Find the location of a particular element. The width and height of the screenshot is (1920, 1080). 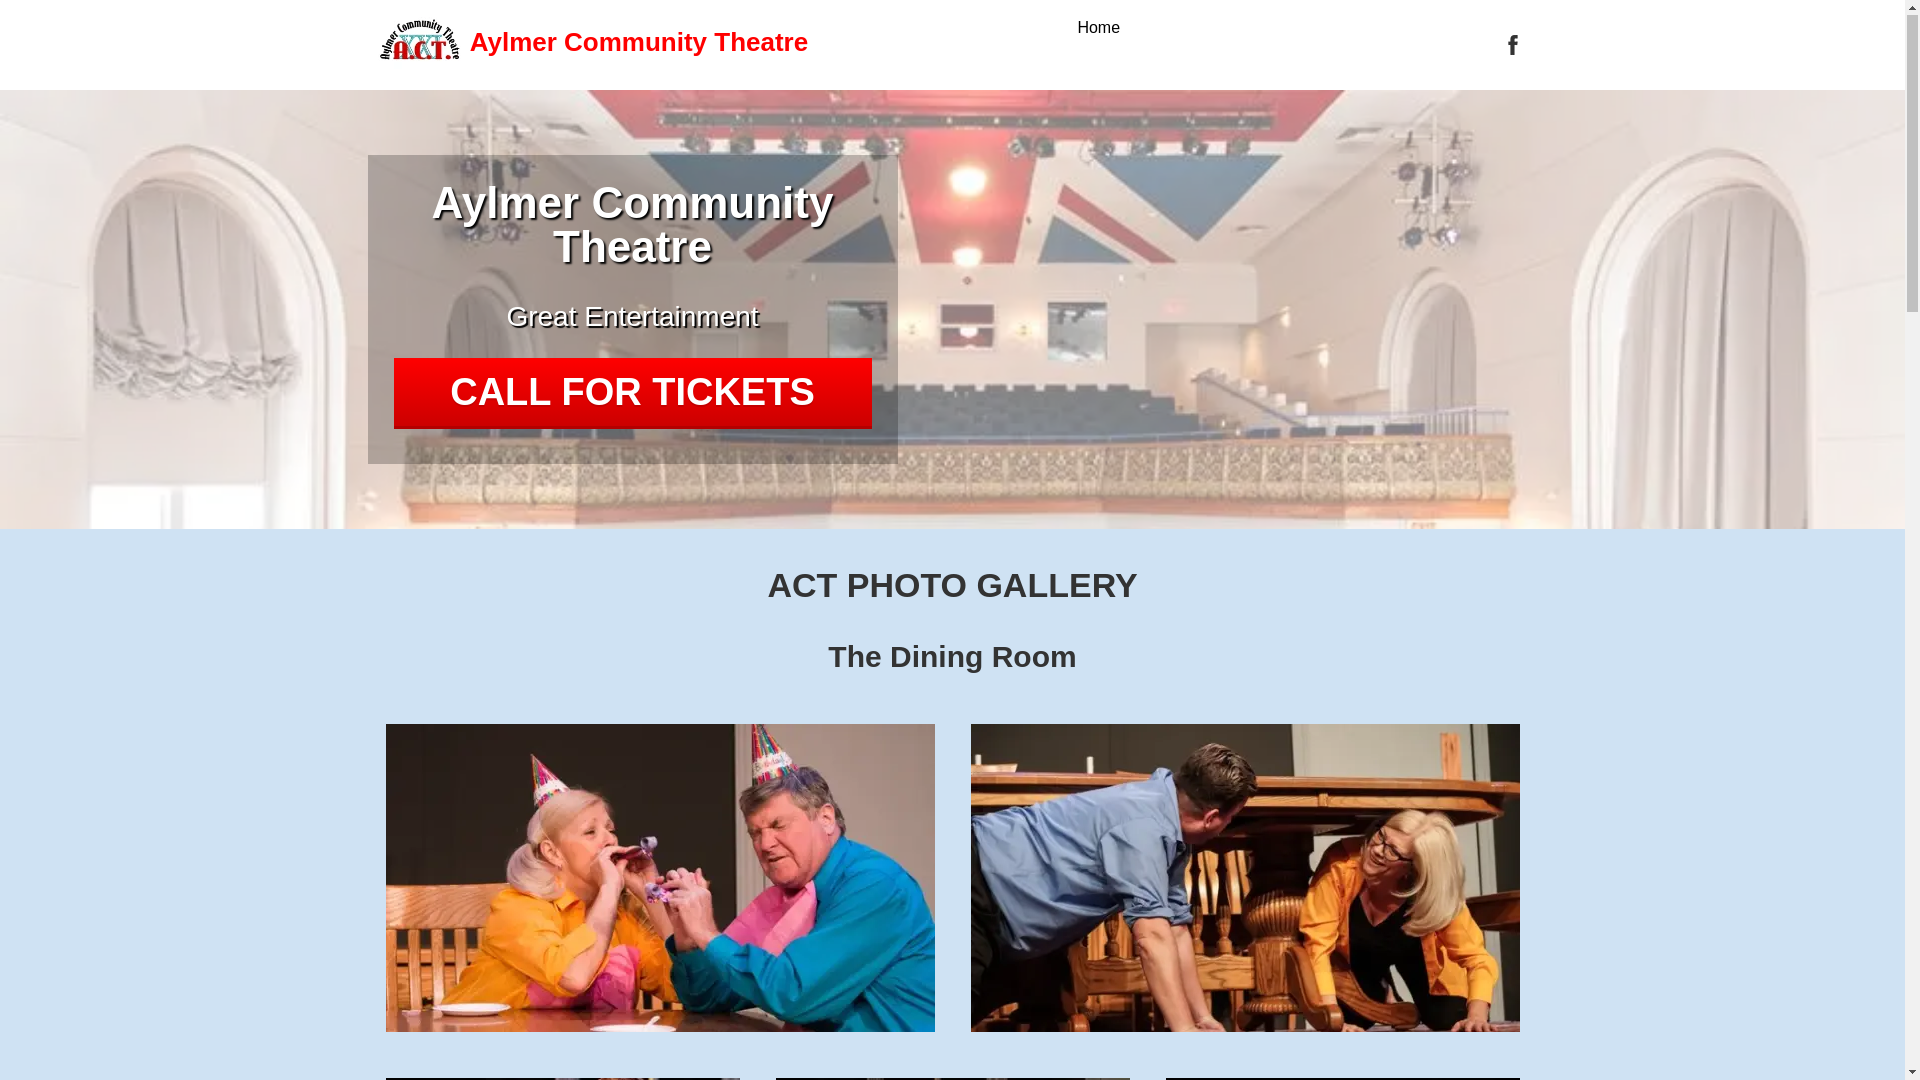

'Home' is located at coordinates (1075, 29).